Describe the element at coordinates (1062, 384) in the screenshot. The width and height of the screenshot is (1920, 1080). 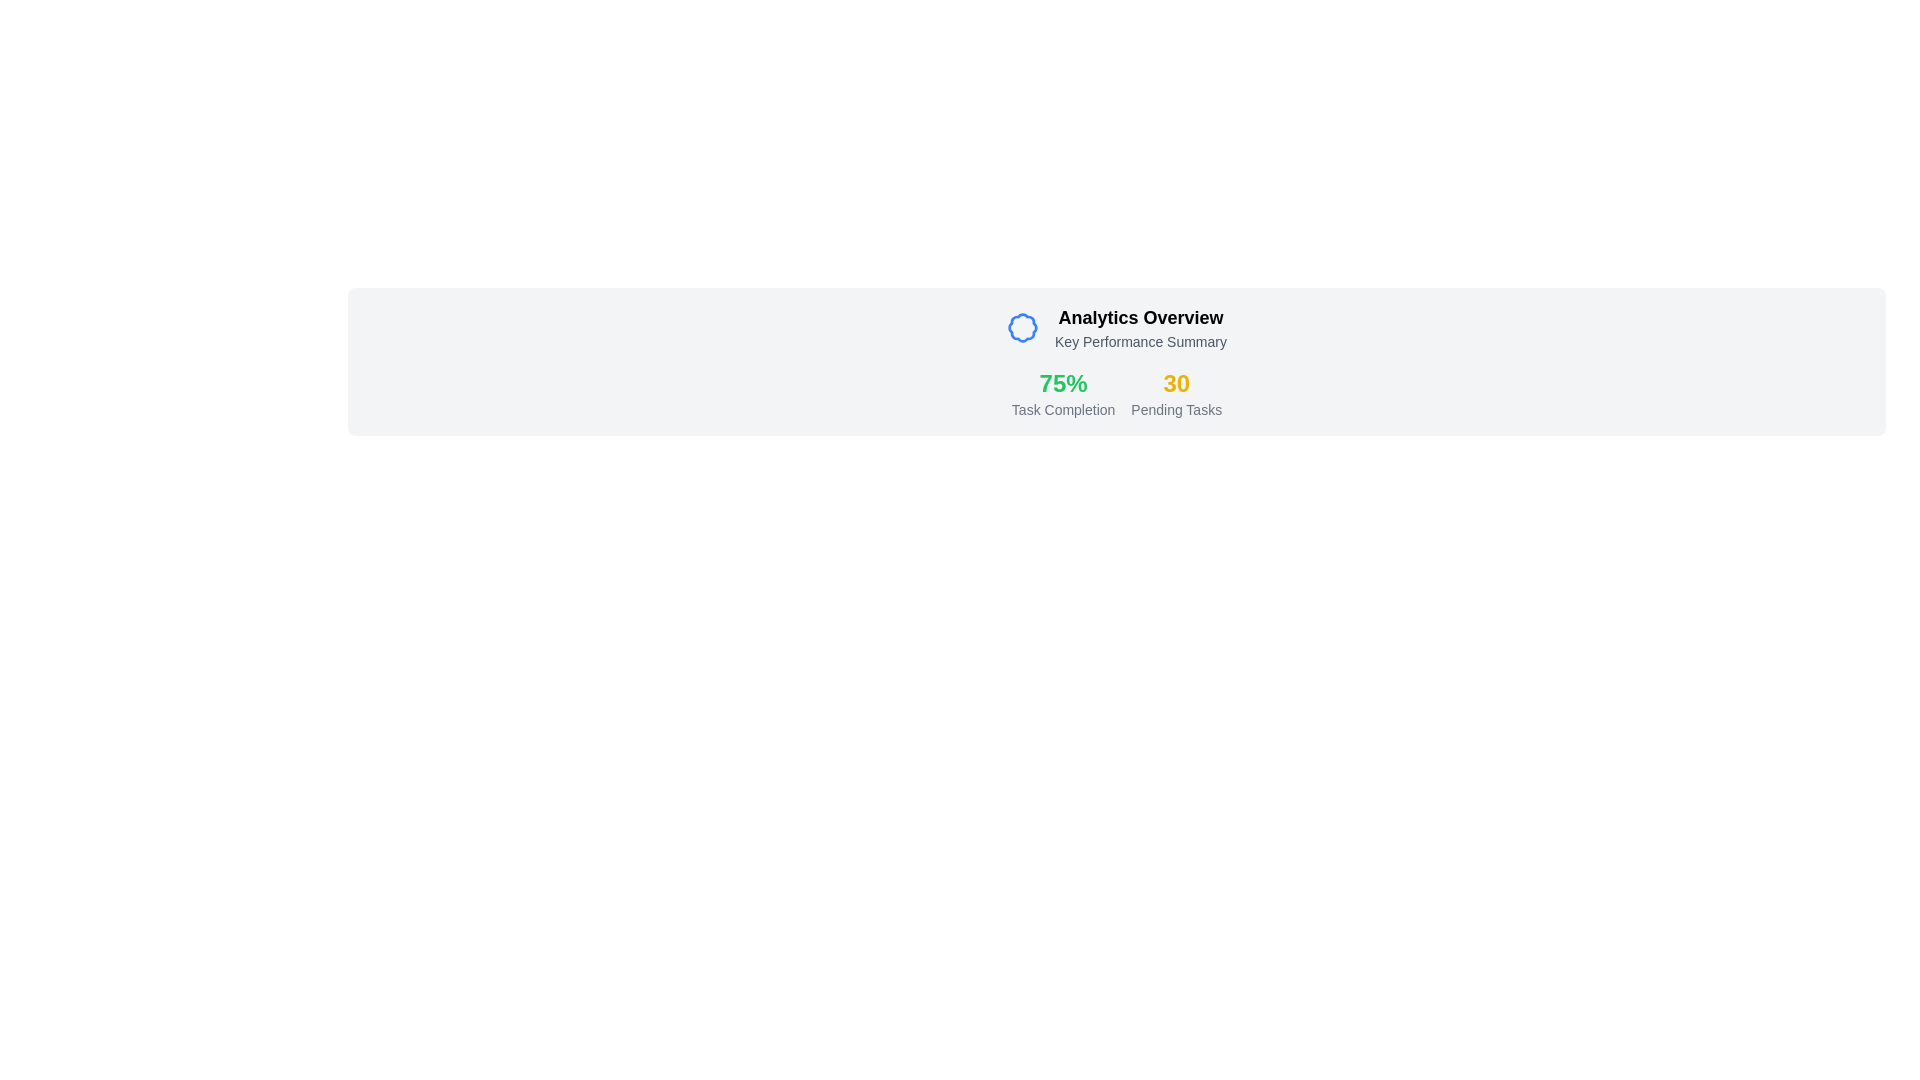
I see `the text label that displays the percentage of task completion, located in the center of the interface, above 'Task Completion' and to the left of '30'` at that location.